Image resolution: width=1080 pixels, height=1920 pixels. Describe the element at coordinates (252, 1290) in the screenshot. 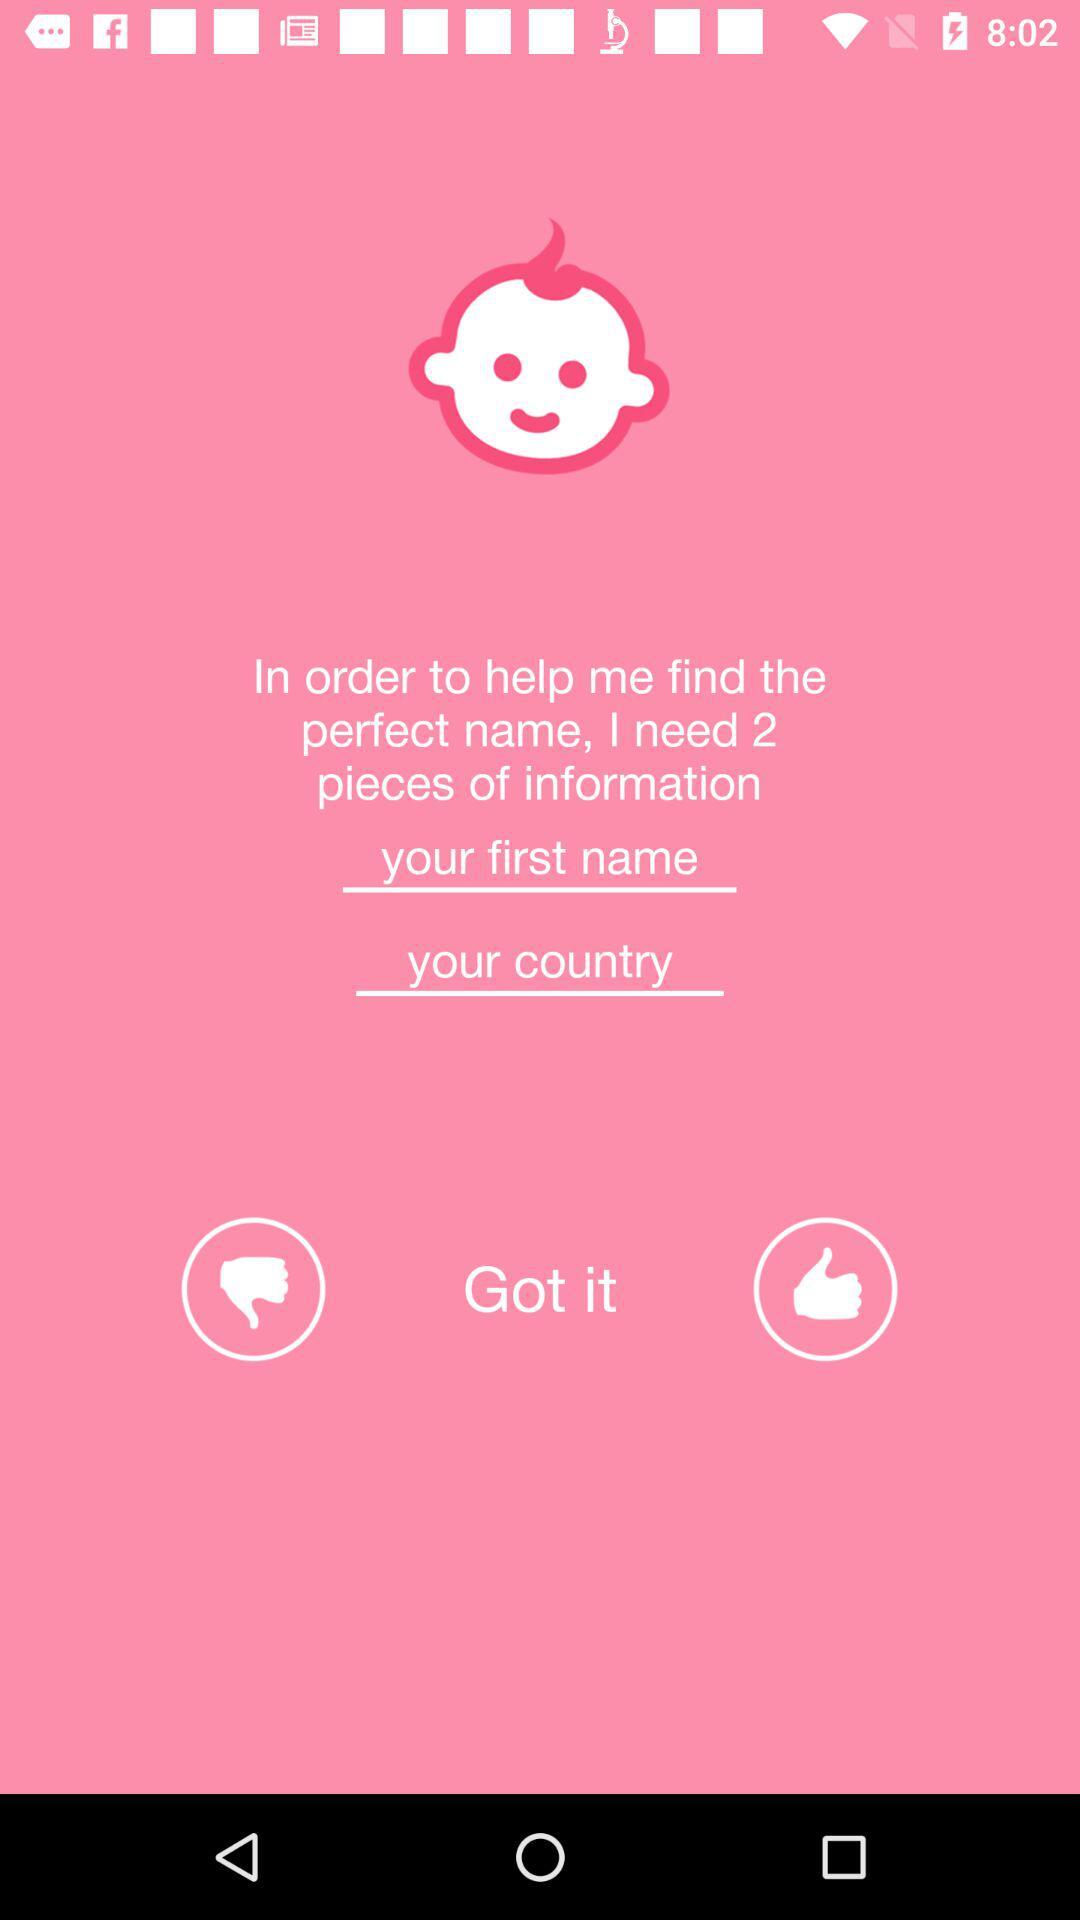

I see `the thumbs_down icon` at that location.